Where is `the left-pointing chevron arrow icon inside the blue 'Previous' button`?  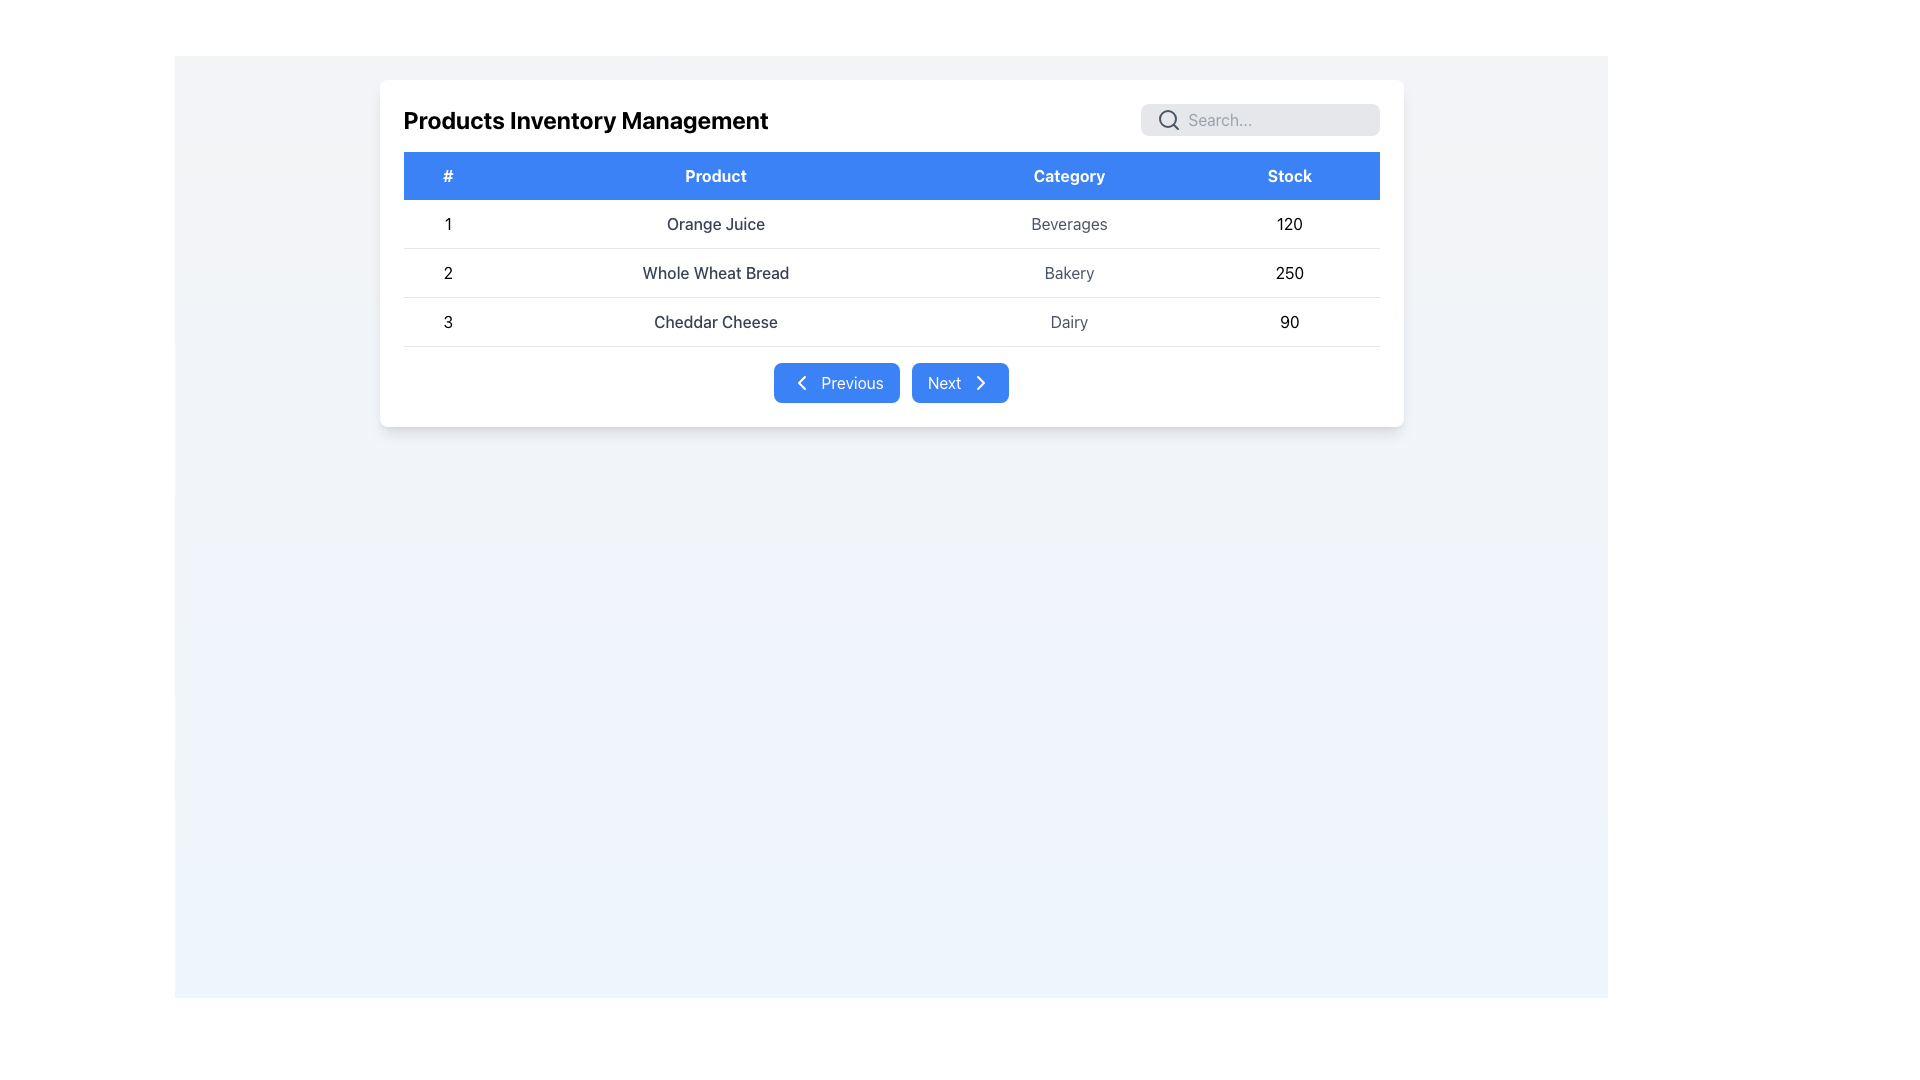
the left-pointing chevron arrow icon inside the blue 'Previous' button is located at coordinates (801, 382).